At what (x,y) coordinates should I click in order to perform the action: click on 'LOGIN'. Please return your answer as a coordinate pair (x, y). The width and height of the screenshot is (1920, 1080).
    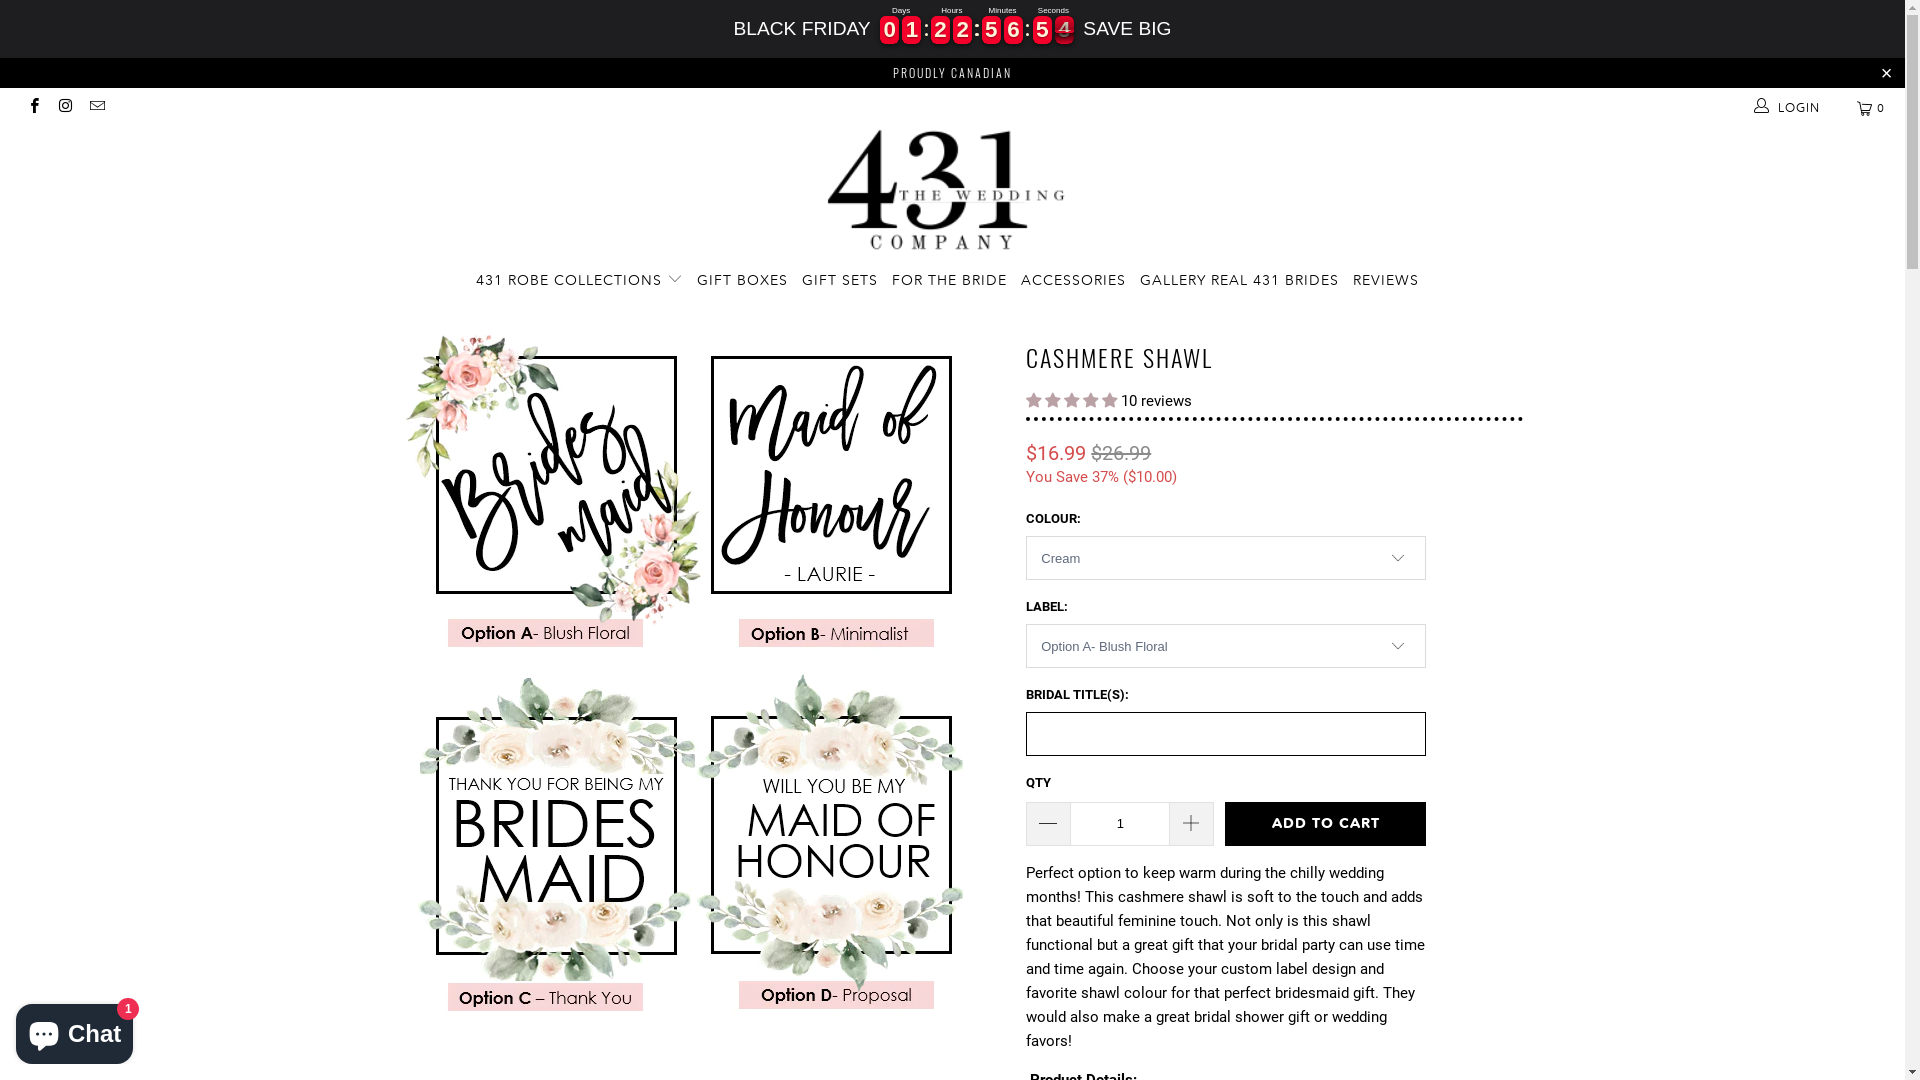
    Looking at the image, I should click on (1751, 108).